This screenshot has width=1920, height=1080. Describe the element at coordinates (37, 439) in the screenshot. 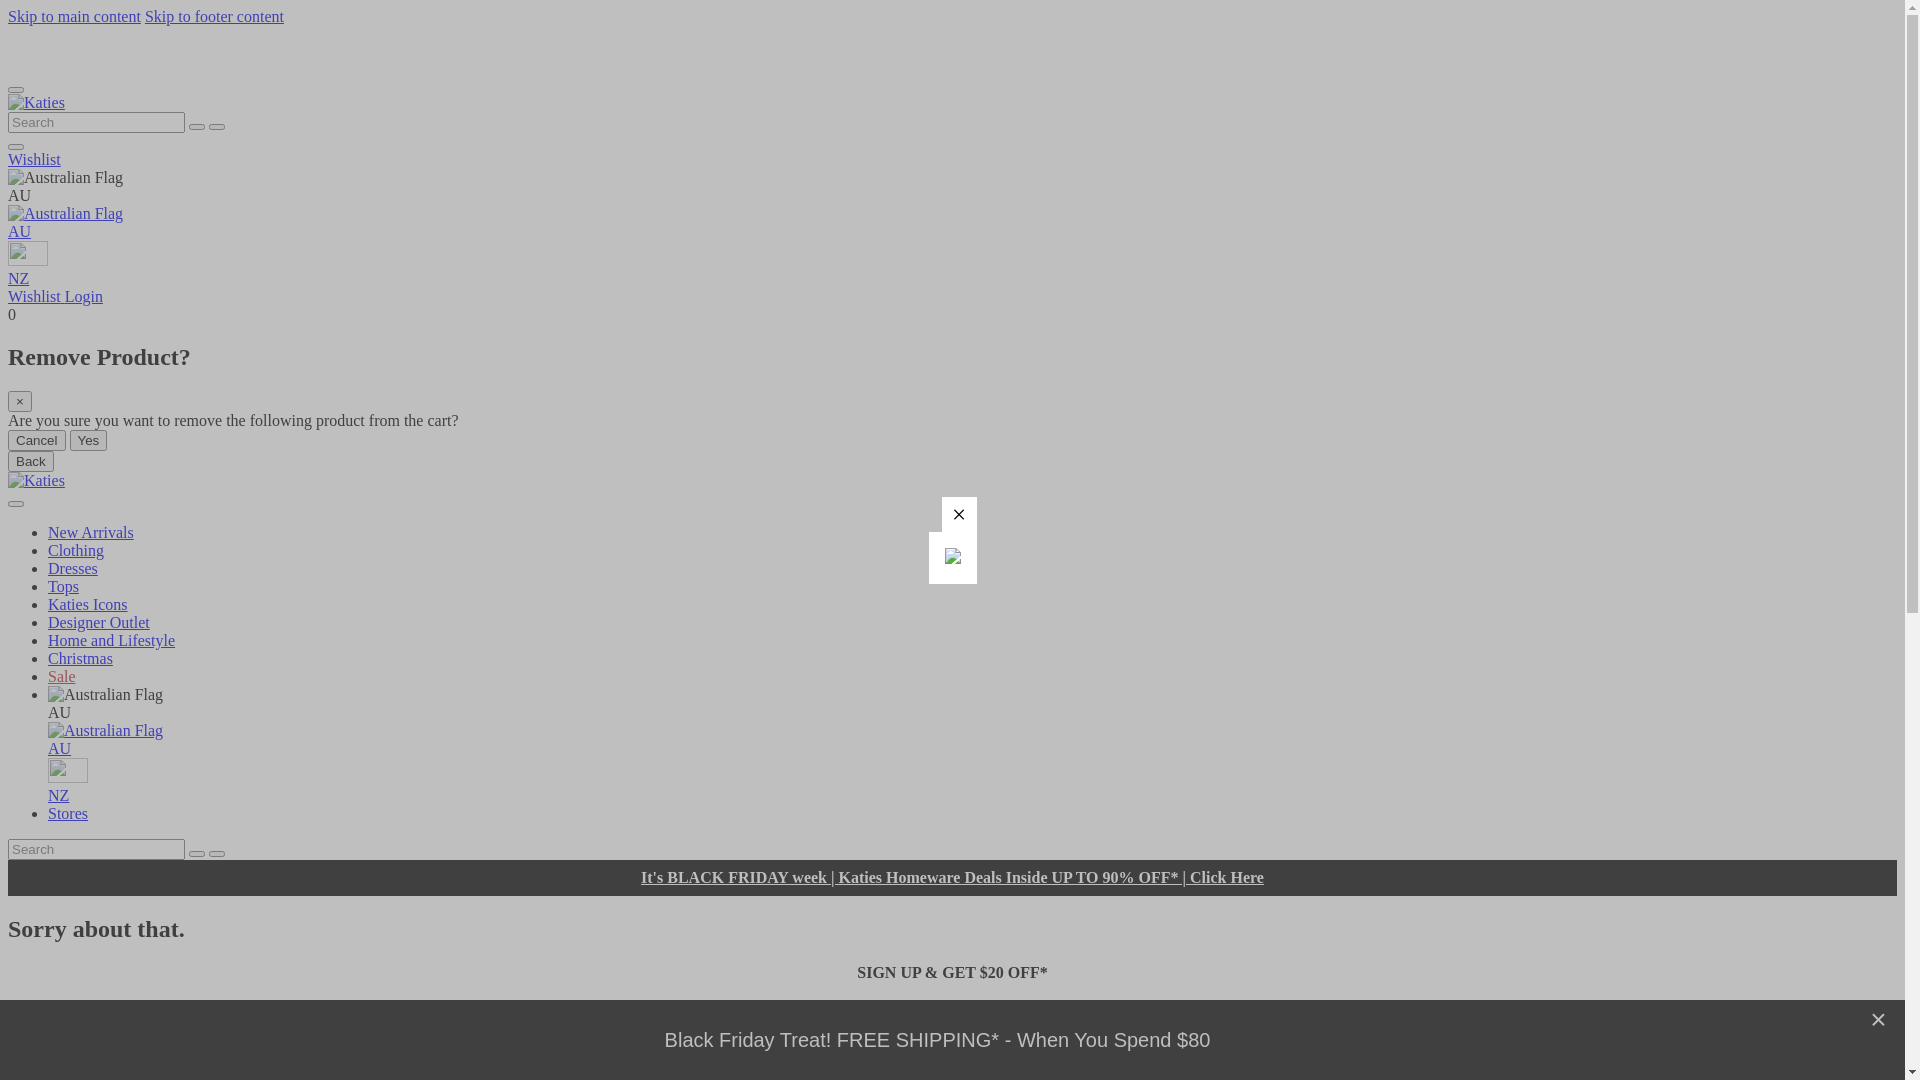

I see `'Cancel'` at that location.